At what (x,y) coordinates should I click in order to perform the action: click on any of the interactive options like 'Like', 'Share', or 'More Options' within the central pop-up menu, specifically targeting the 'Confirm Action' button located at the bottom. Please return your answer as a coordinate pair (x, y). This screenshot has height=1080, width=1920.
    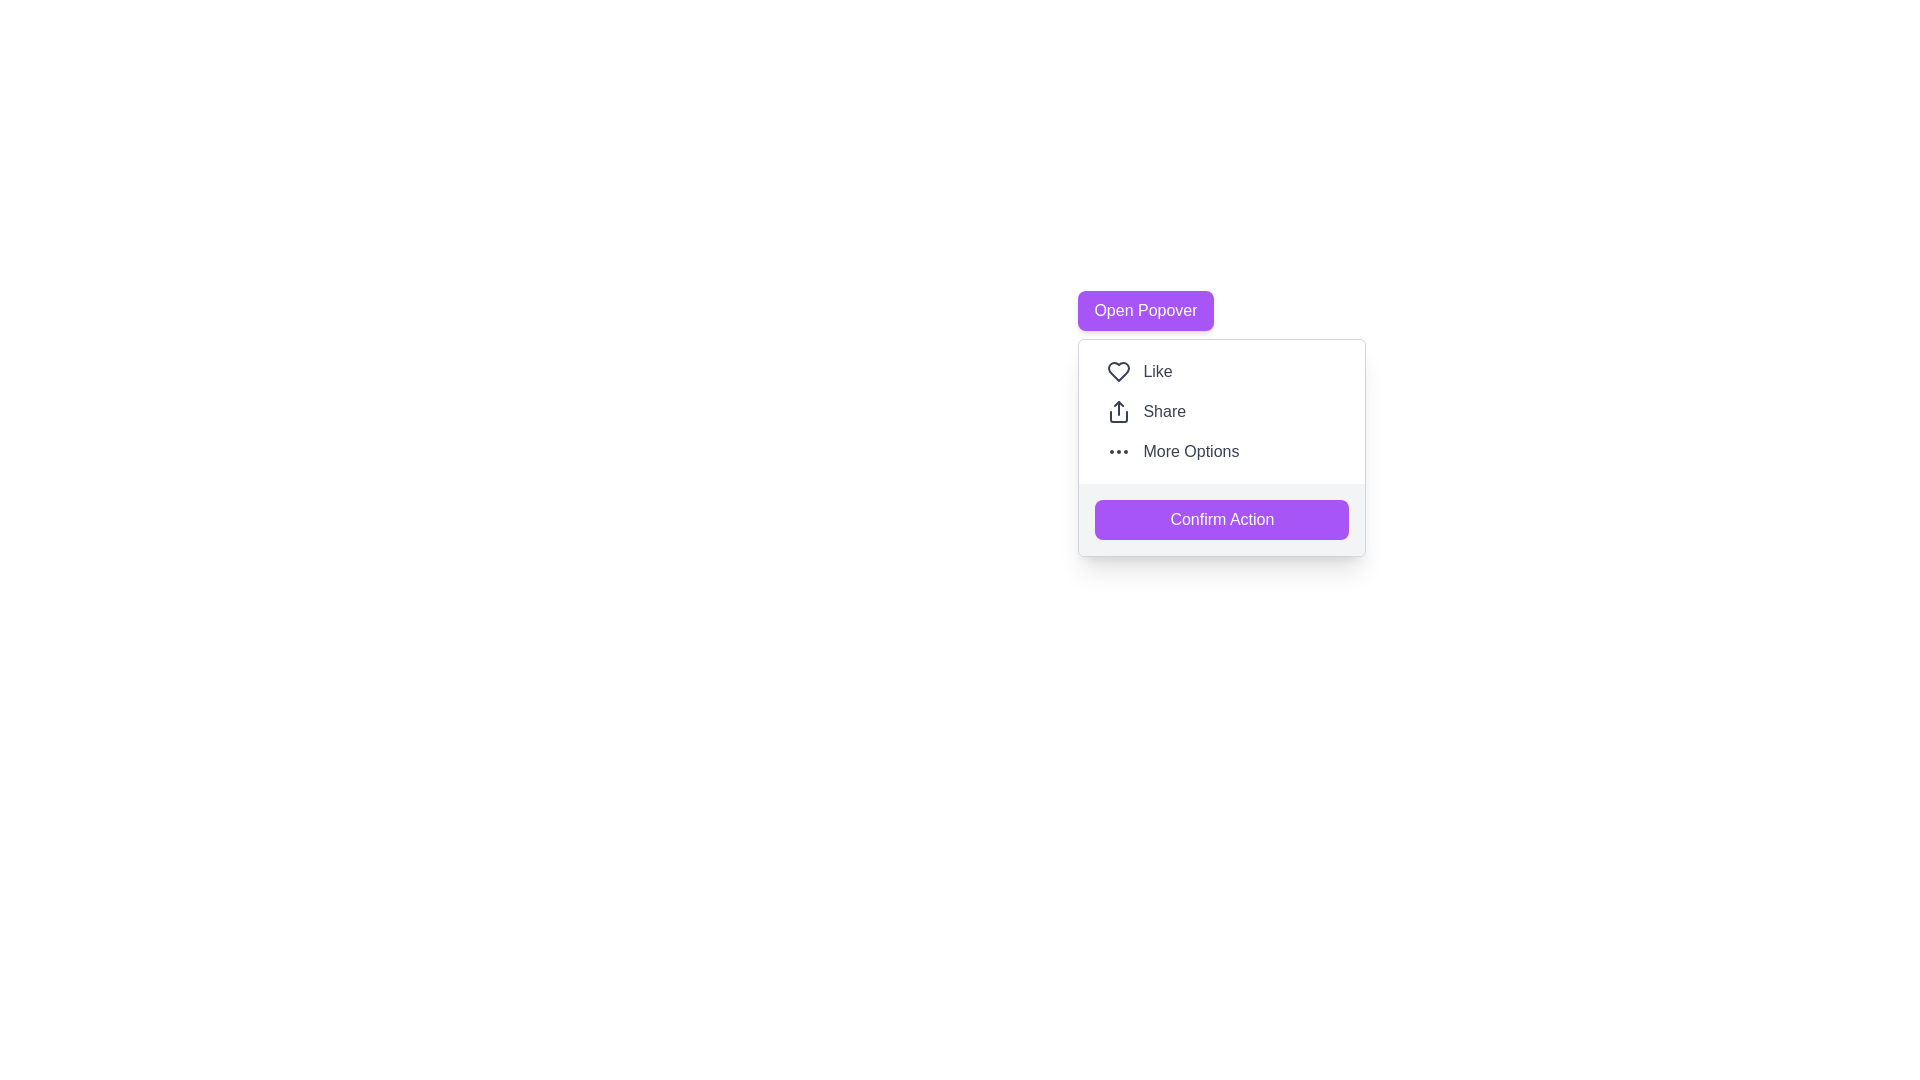
    Looking at the image, I should click on (1221, 446).